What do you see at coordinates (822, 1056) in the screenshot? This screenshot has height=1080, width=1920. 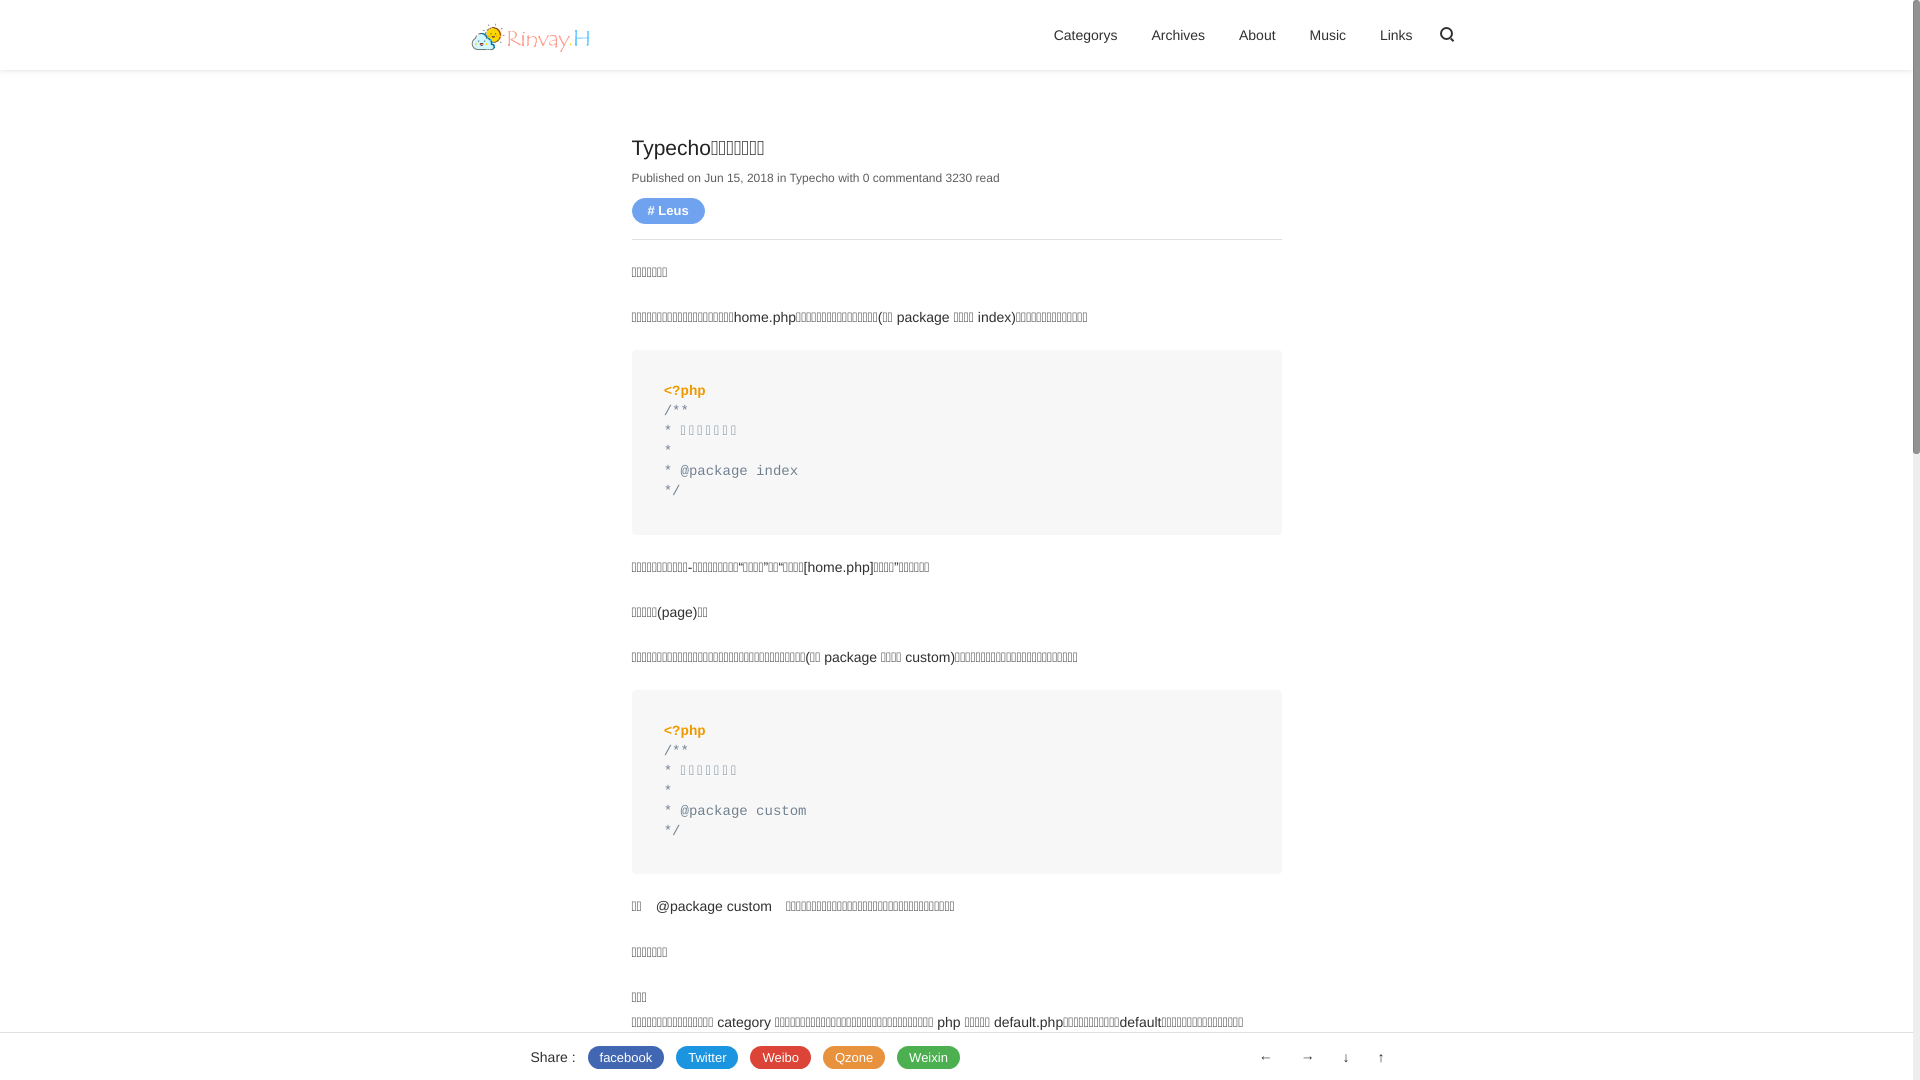 I see `'Qzone'` at bounding box center [822, 1056].